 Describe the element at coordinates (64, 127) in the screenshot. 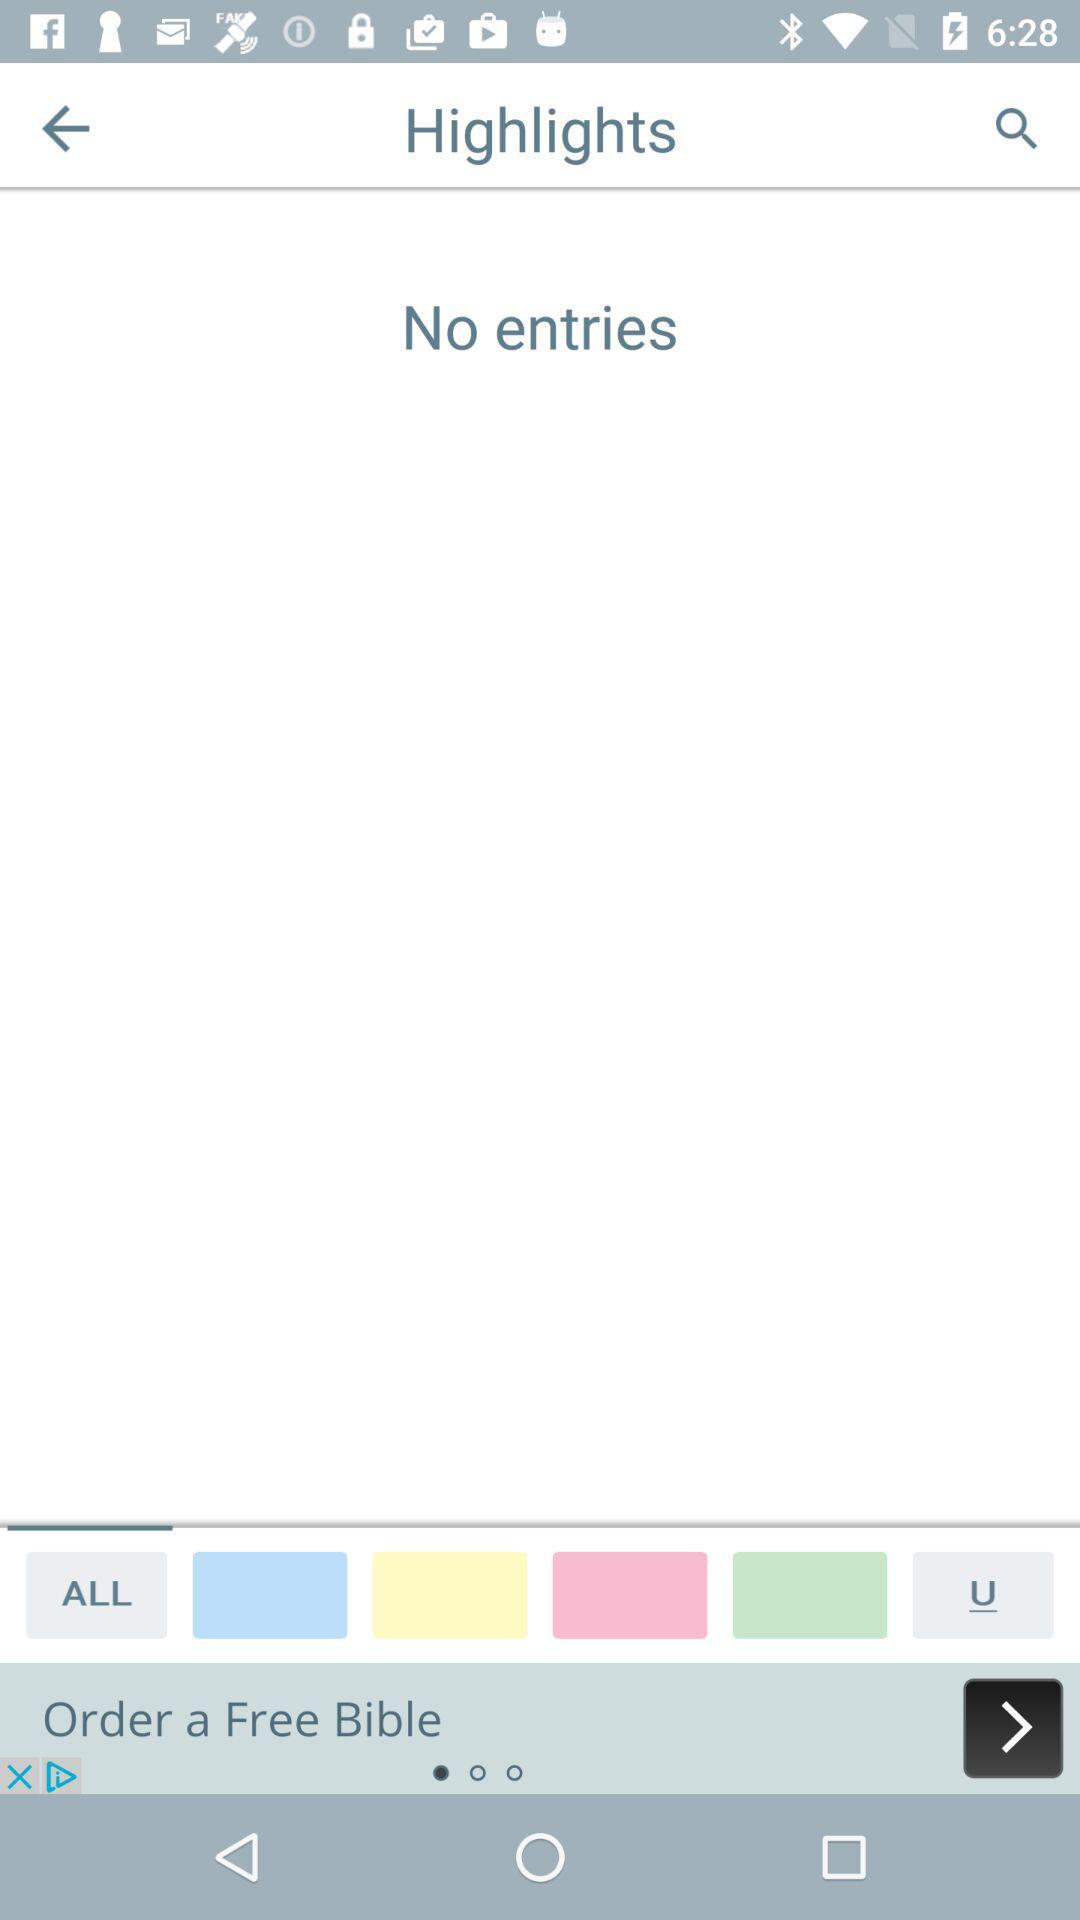

I see `the arrow_backward icon` at that location.